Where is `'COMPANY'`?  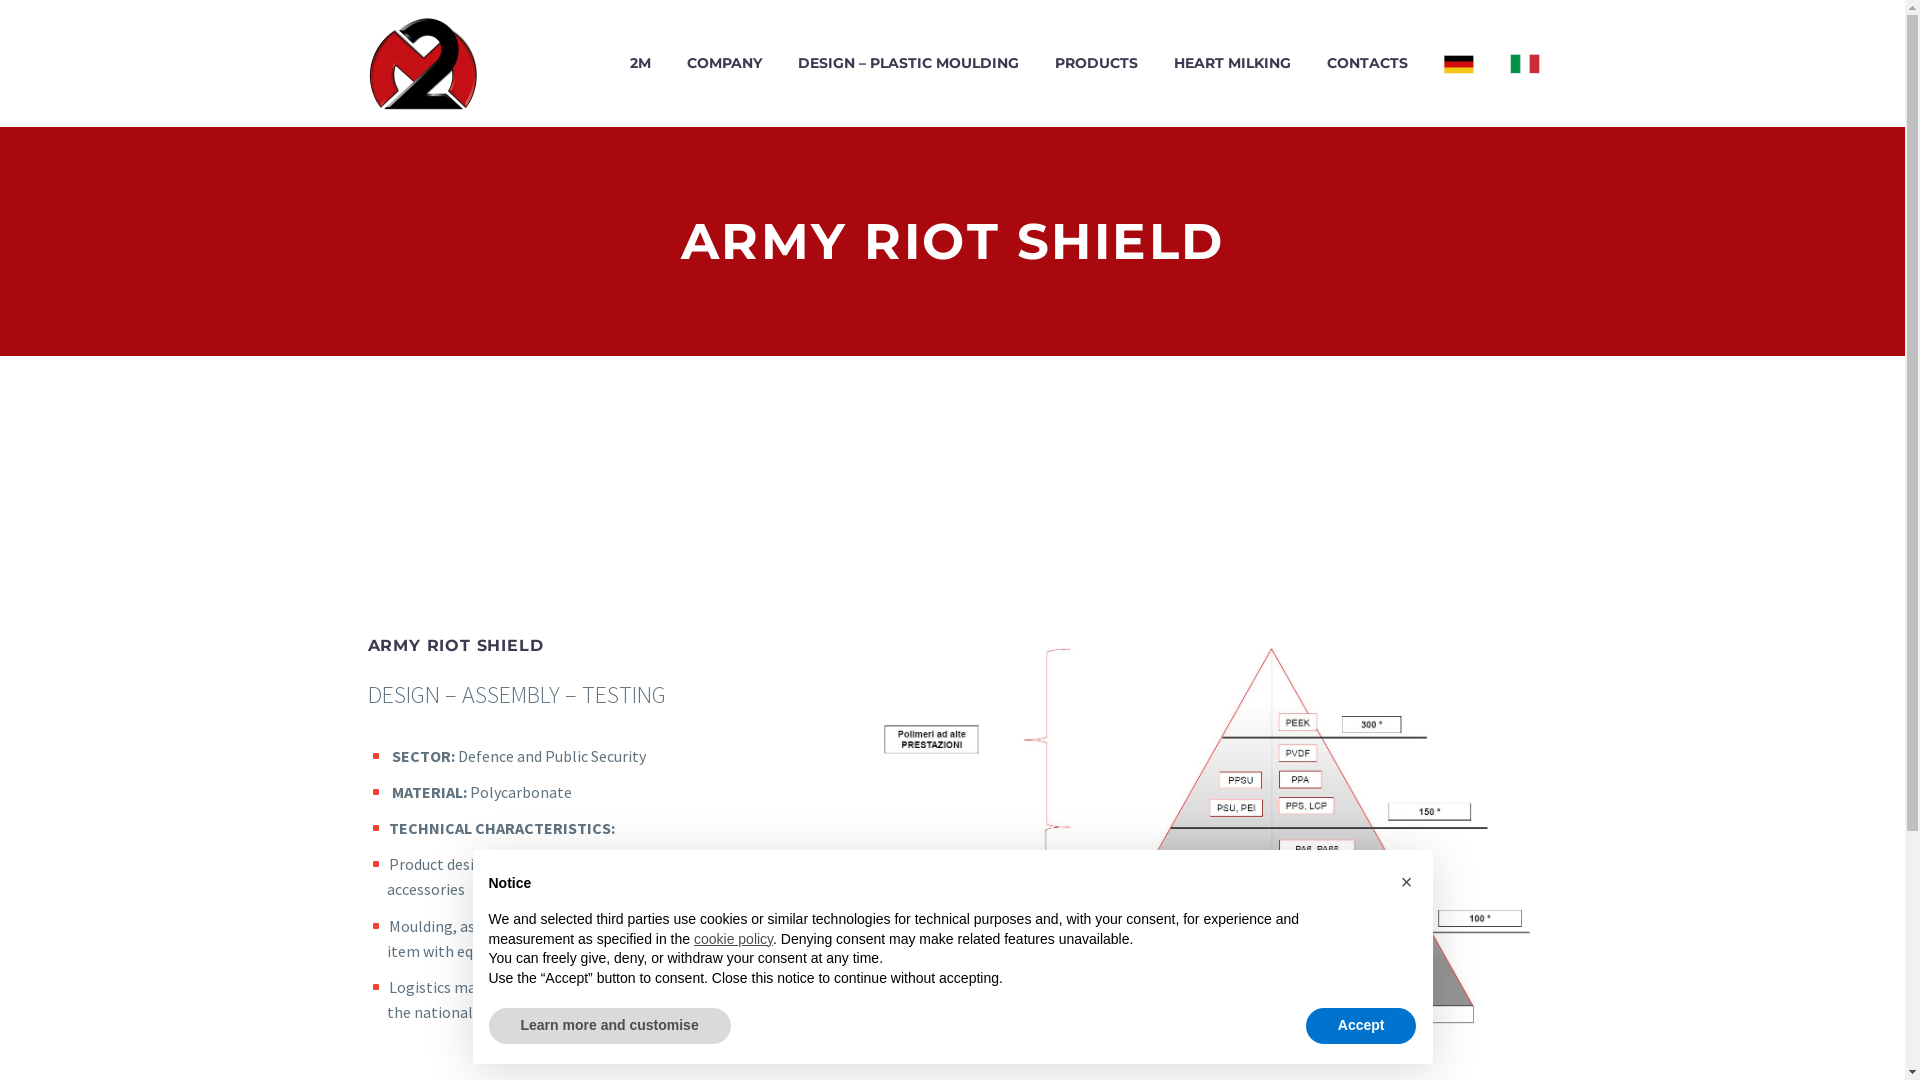 'COMPANY' is located at coordinates (723, 62).